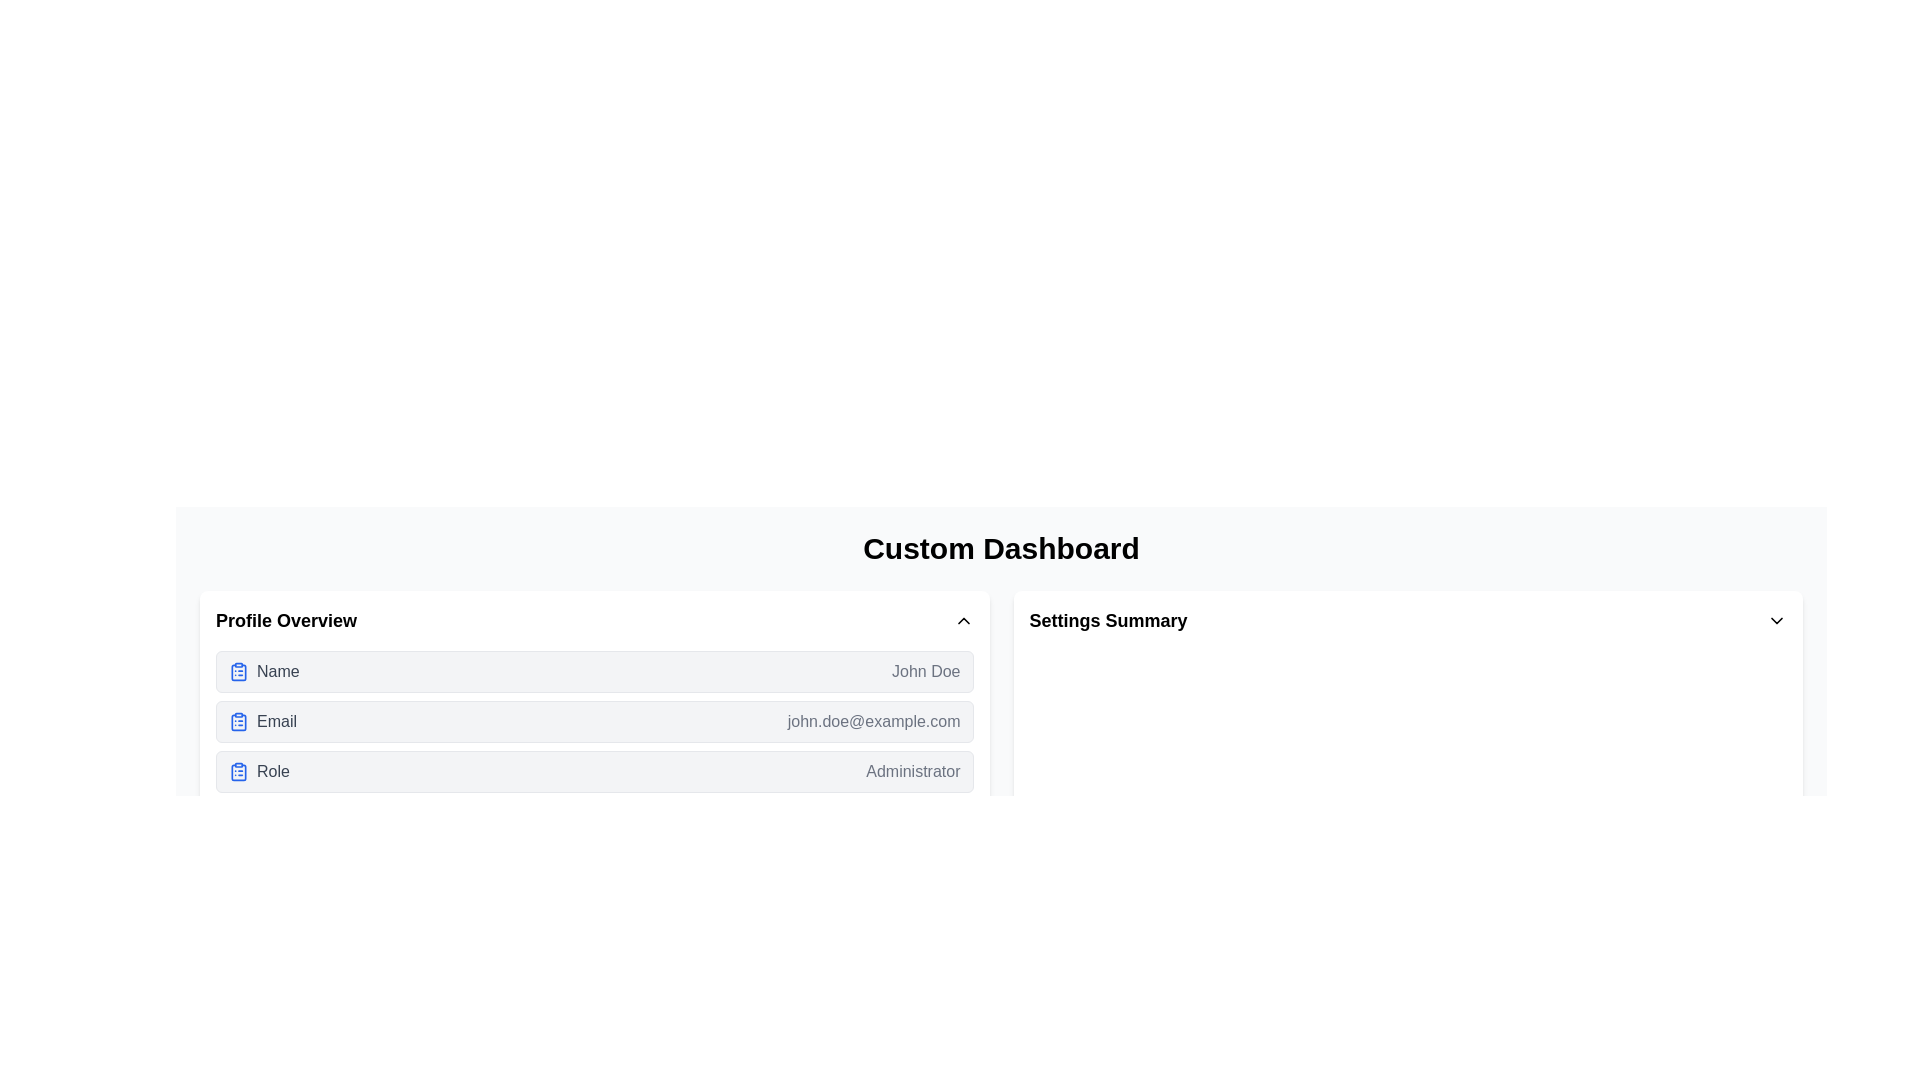  Describe the element at coordinates (277, 671) in the screenshot. I see `the 'Name' text label, which is styled in gray and is the first item in the 'Profile Overview' list, associated with a user profile` at that location.